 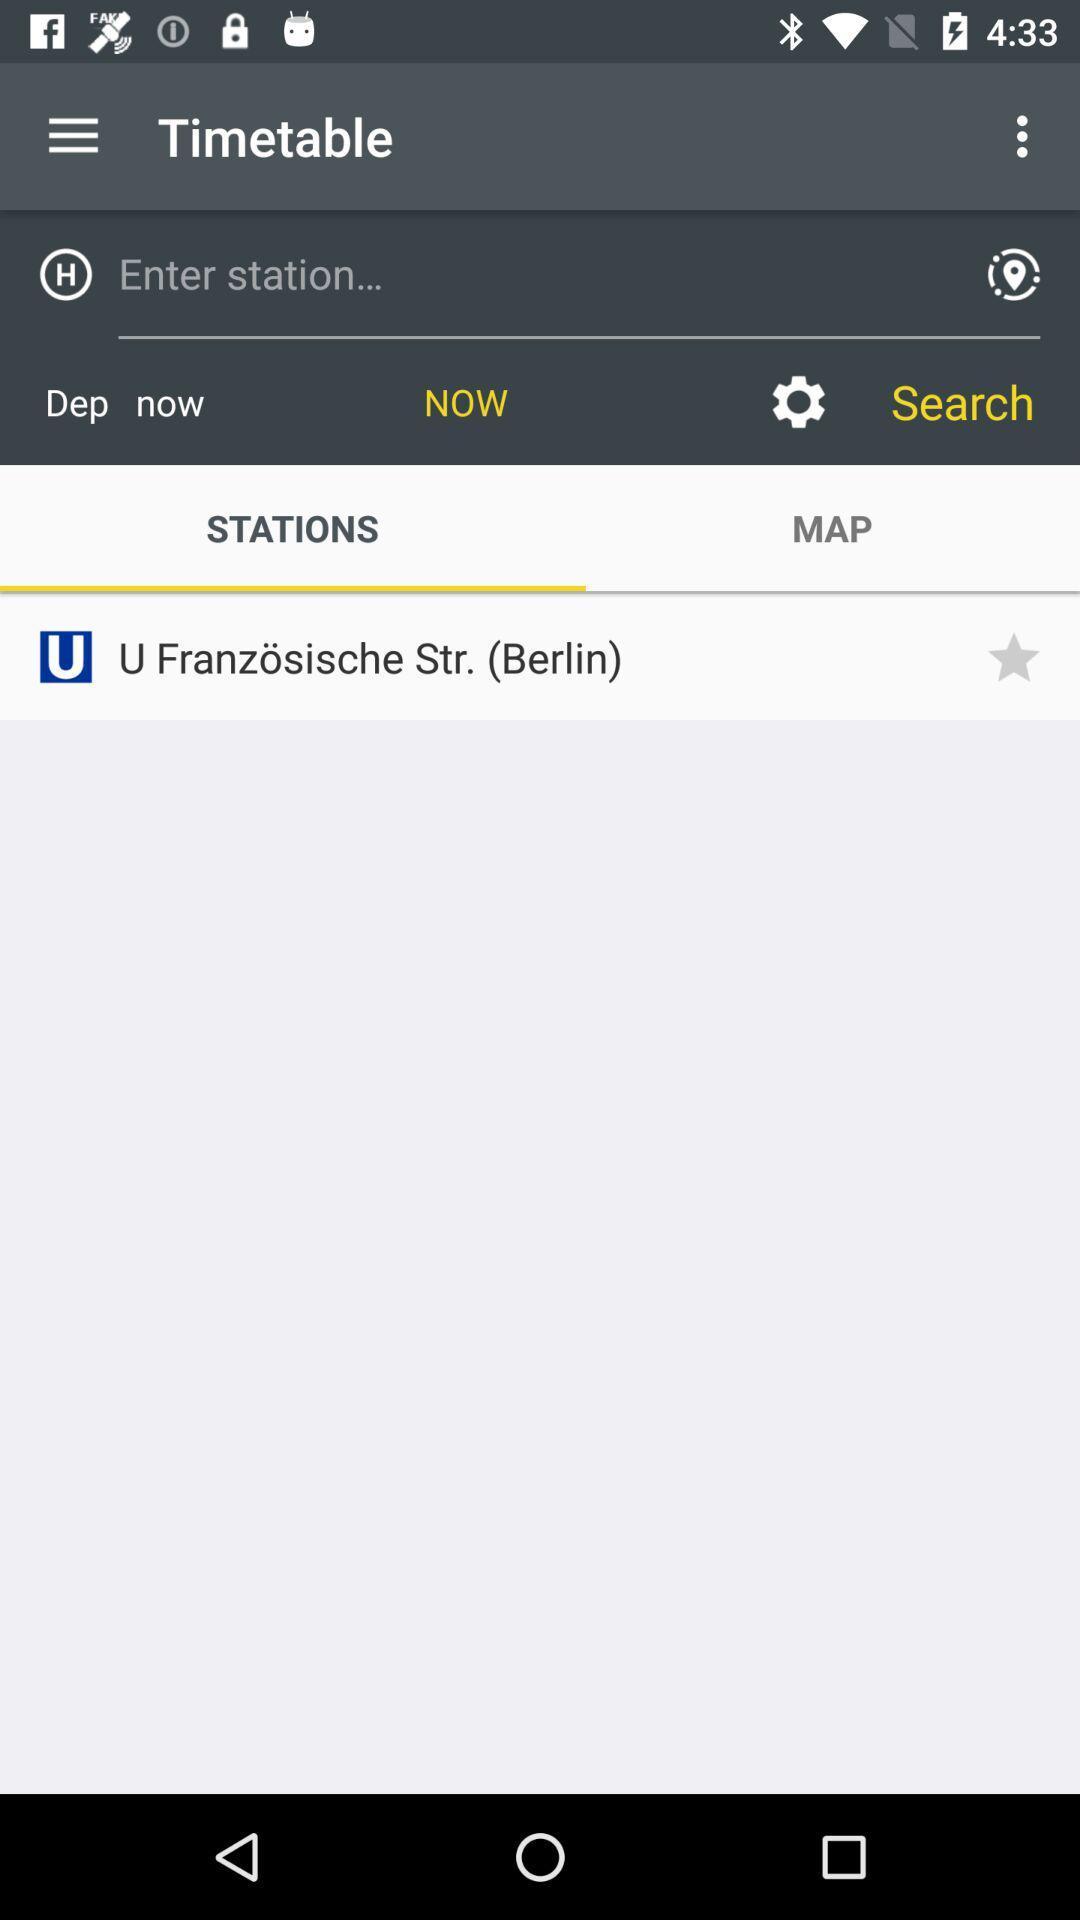 What do you see at coordinates (797, 401) in the screenshot?
I see `icon to the right of the stations icon` at bounding box center [797, 401].